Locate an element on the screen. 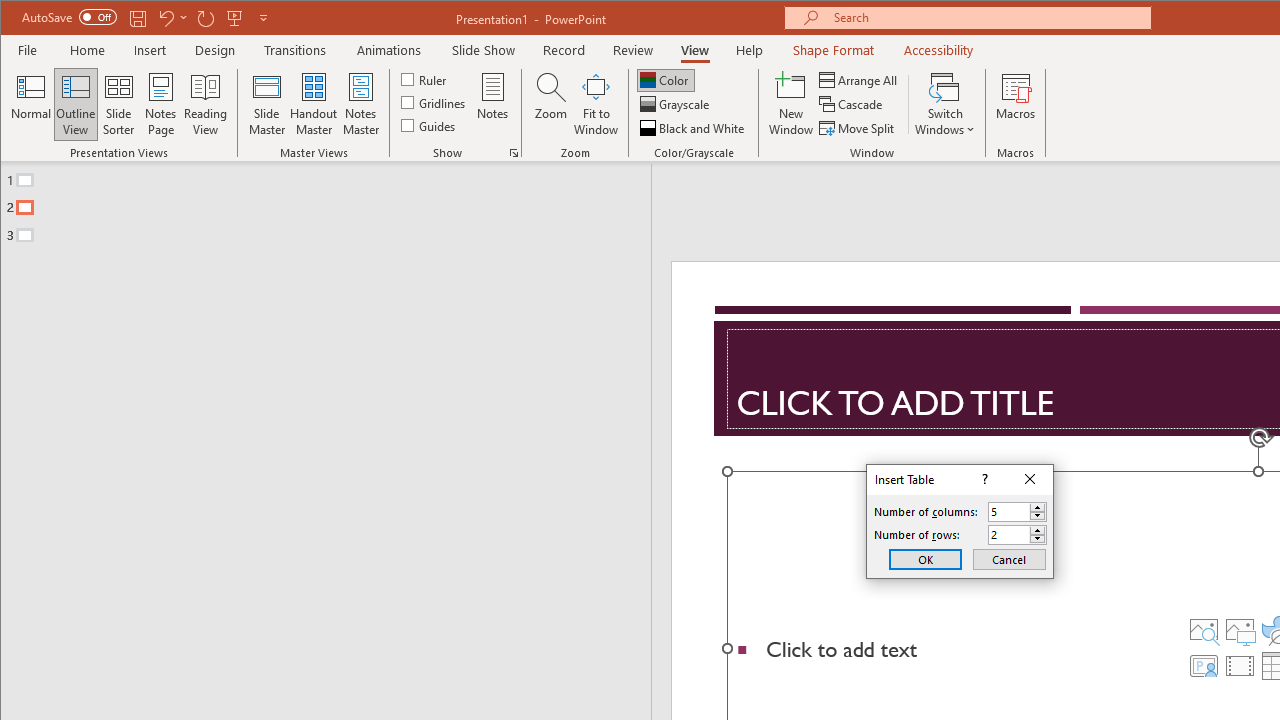 This screenshot has height=720, width=1280. 'Grayscale' is located at coordinates (676, 104).